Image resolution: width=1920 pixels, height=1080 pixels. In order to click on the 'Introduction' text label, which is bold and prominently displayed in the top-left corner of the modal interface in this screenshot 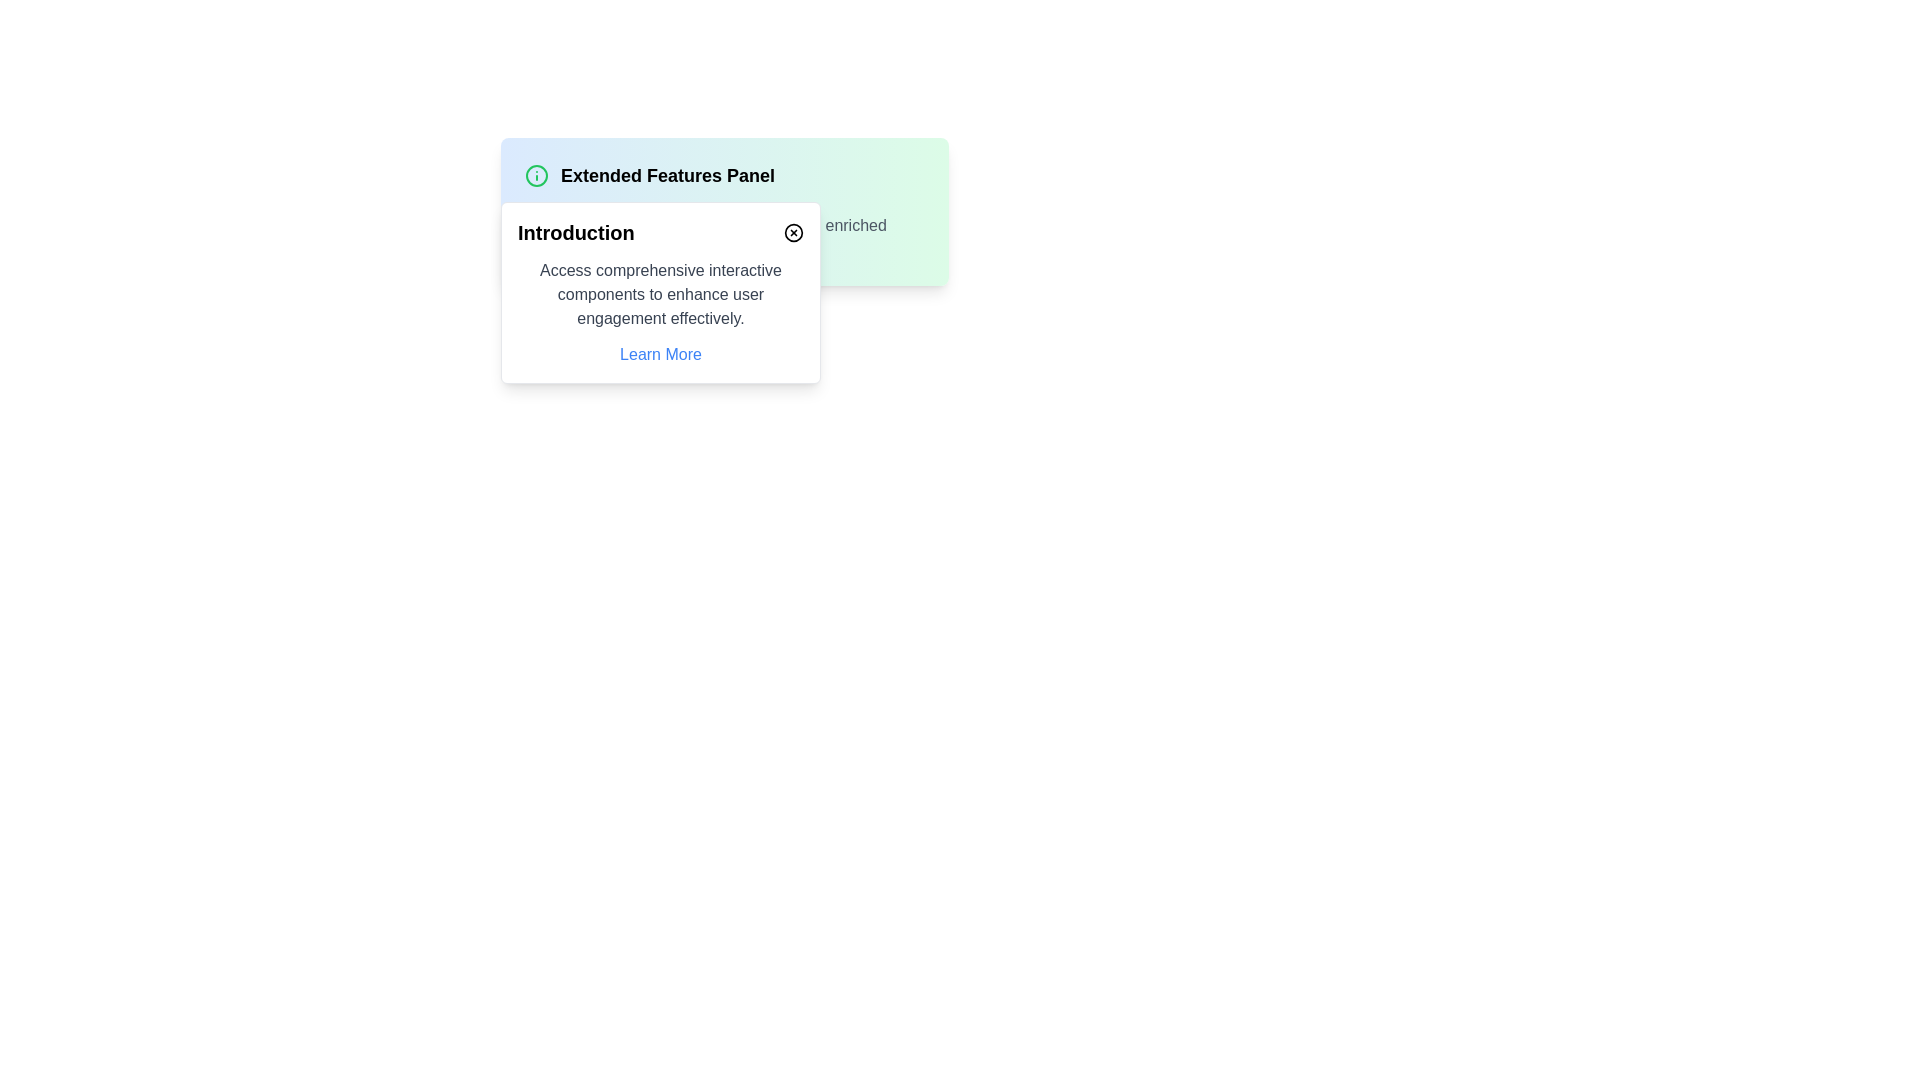, I will do `click(575, 231)`.